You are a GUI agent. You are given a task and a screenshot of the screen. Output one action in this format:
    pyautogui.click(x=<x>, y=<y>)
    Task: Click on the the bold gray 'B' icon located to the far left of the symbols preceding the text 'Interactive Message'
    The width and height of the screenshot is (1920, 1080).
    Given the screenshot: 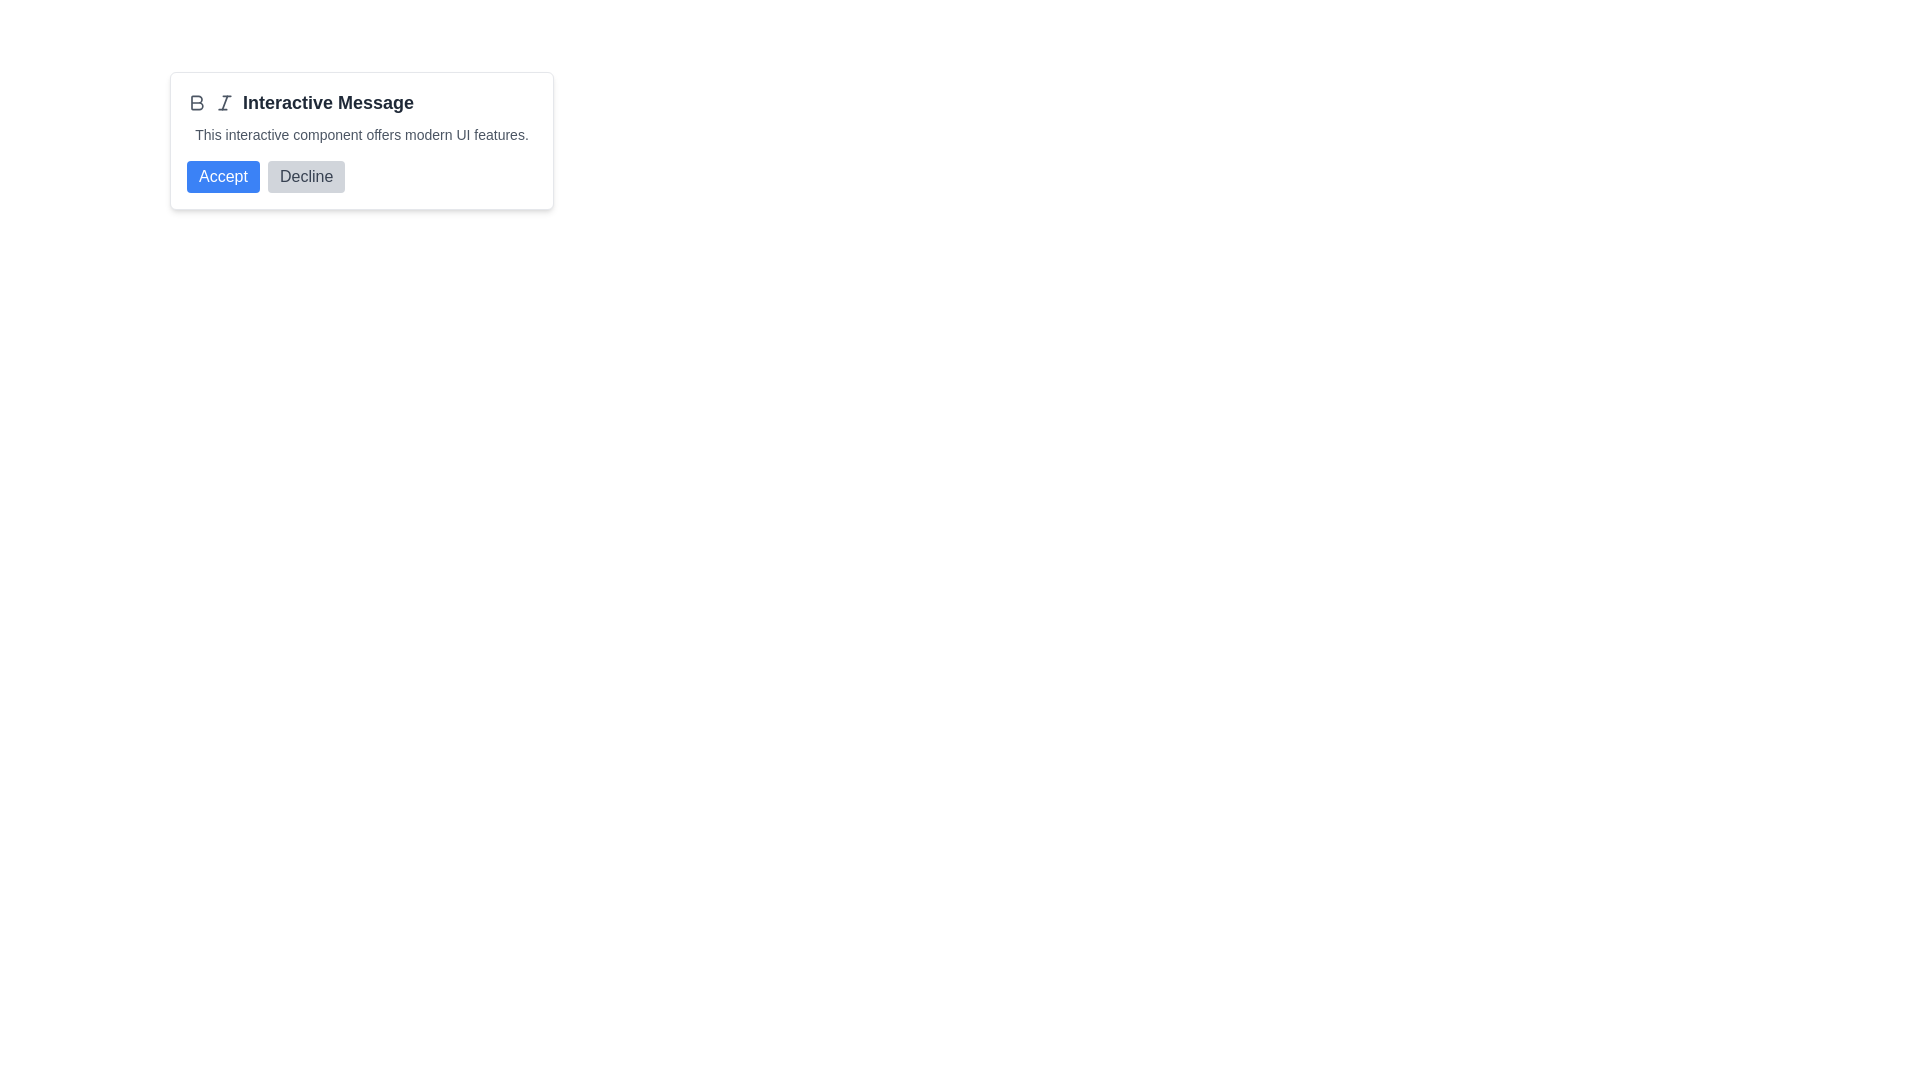 What is the action you would take?
    pyautogui.click(x=196, y=103)
    